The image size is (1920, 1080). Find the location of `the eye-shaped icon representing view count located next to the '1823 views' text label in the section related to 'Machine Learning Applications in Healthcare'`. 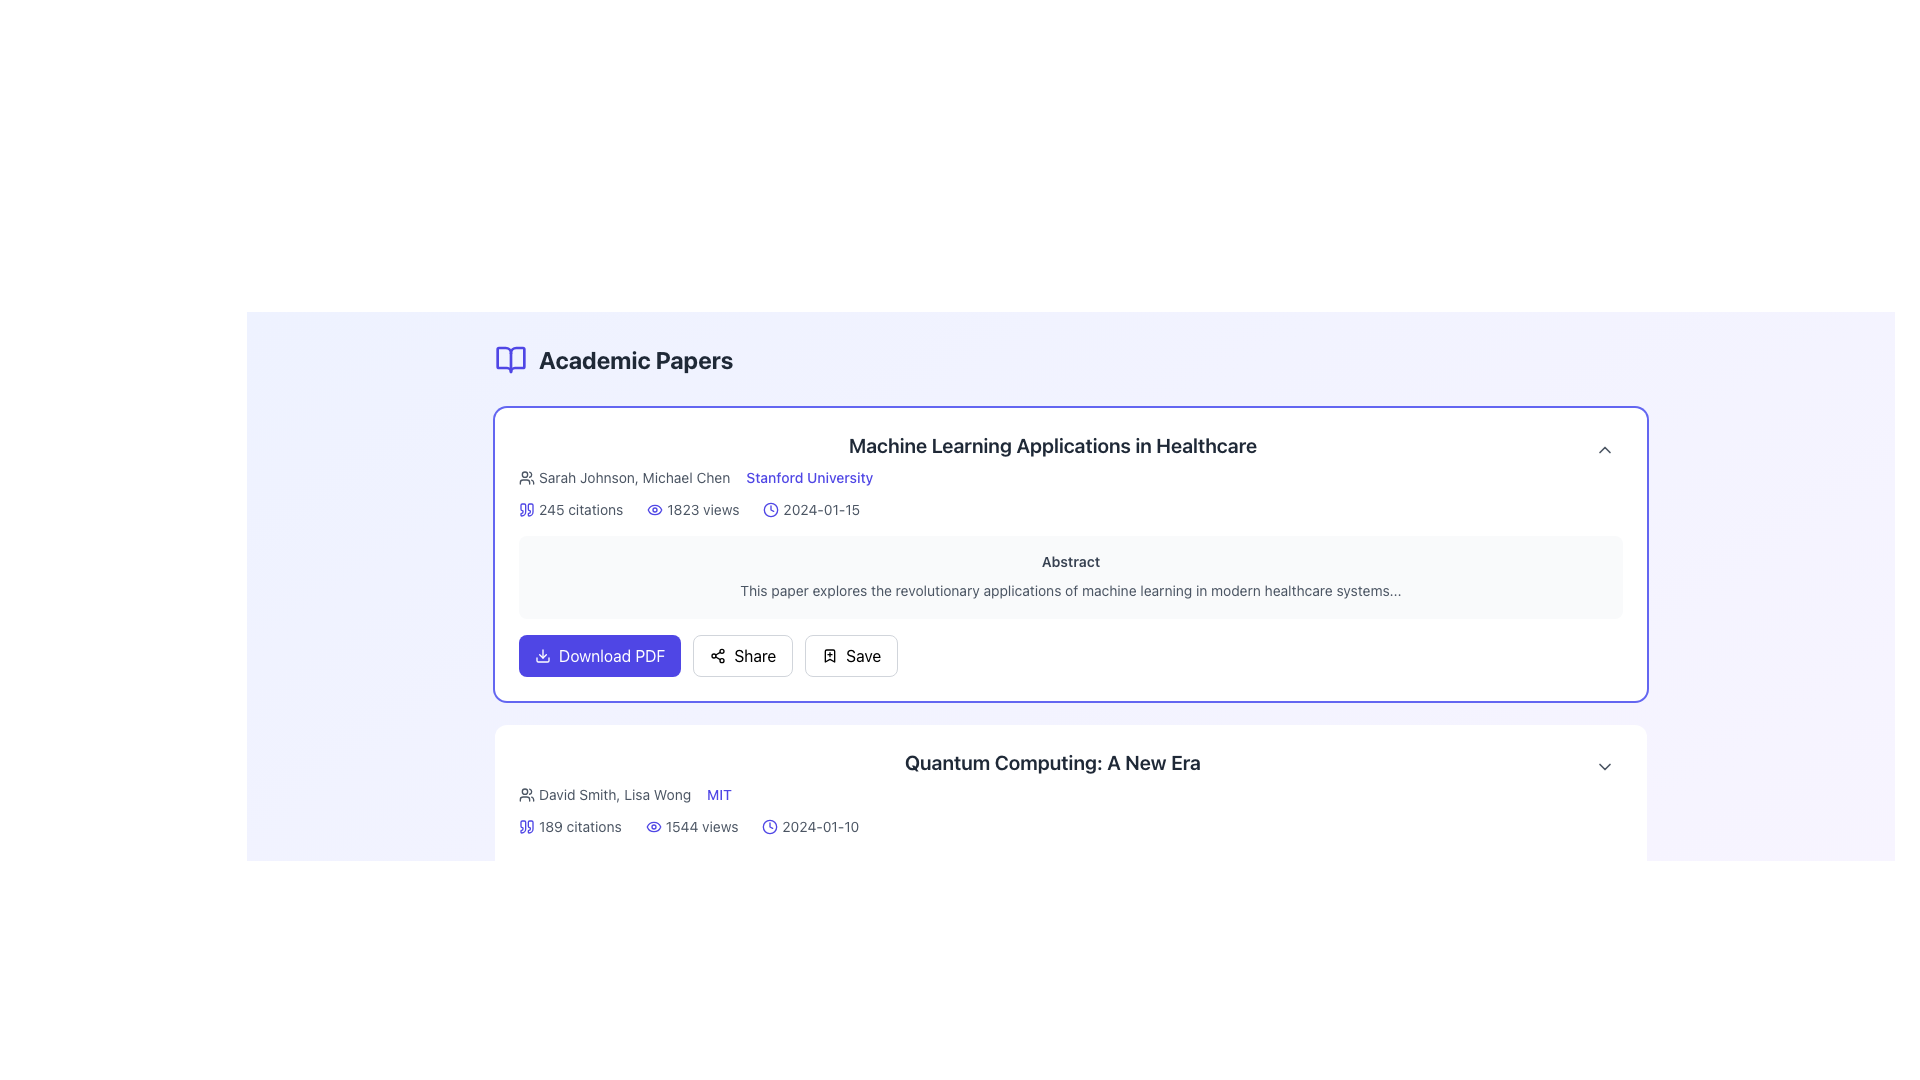

the eye-shaped icon representing view count located next to the '1823 views' text label in the section related to 'Machine Learning Applications in Healthcare' is located at coordinates (655, 508).